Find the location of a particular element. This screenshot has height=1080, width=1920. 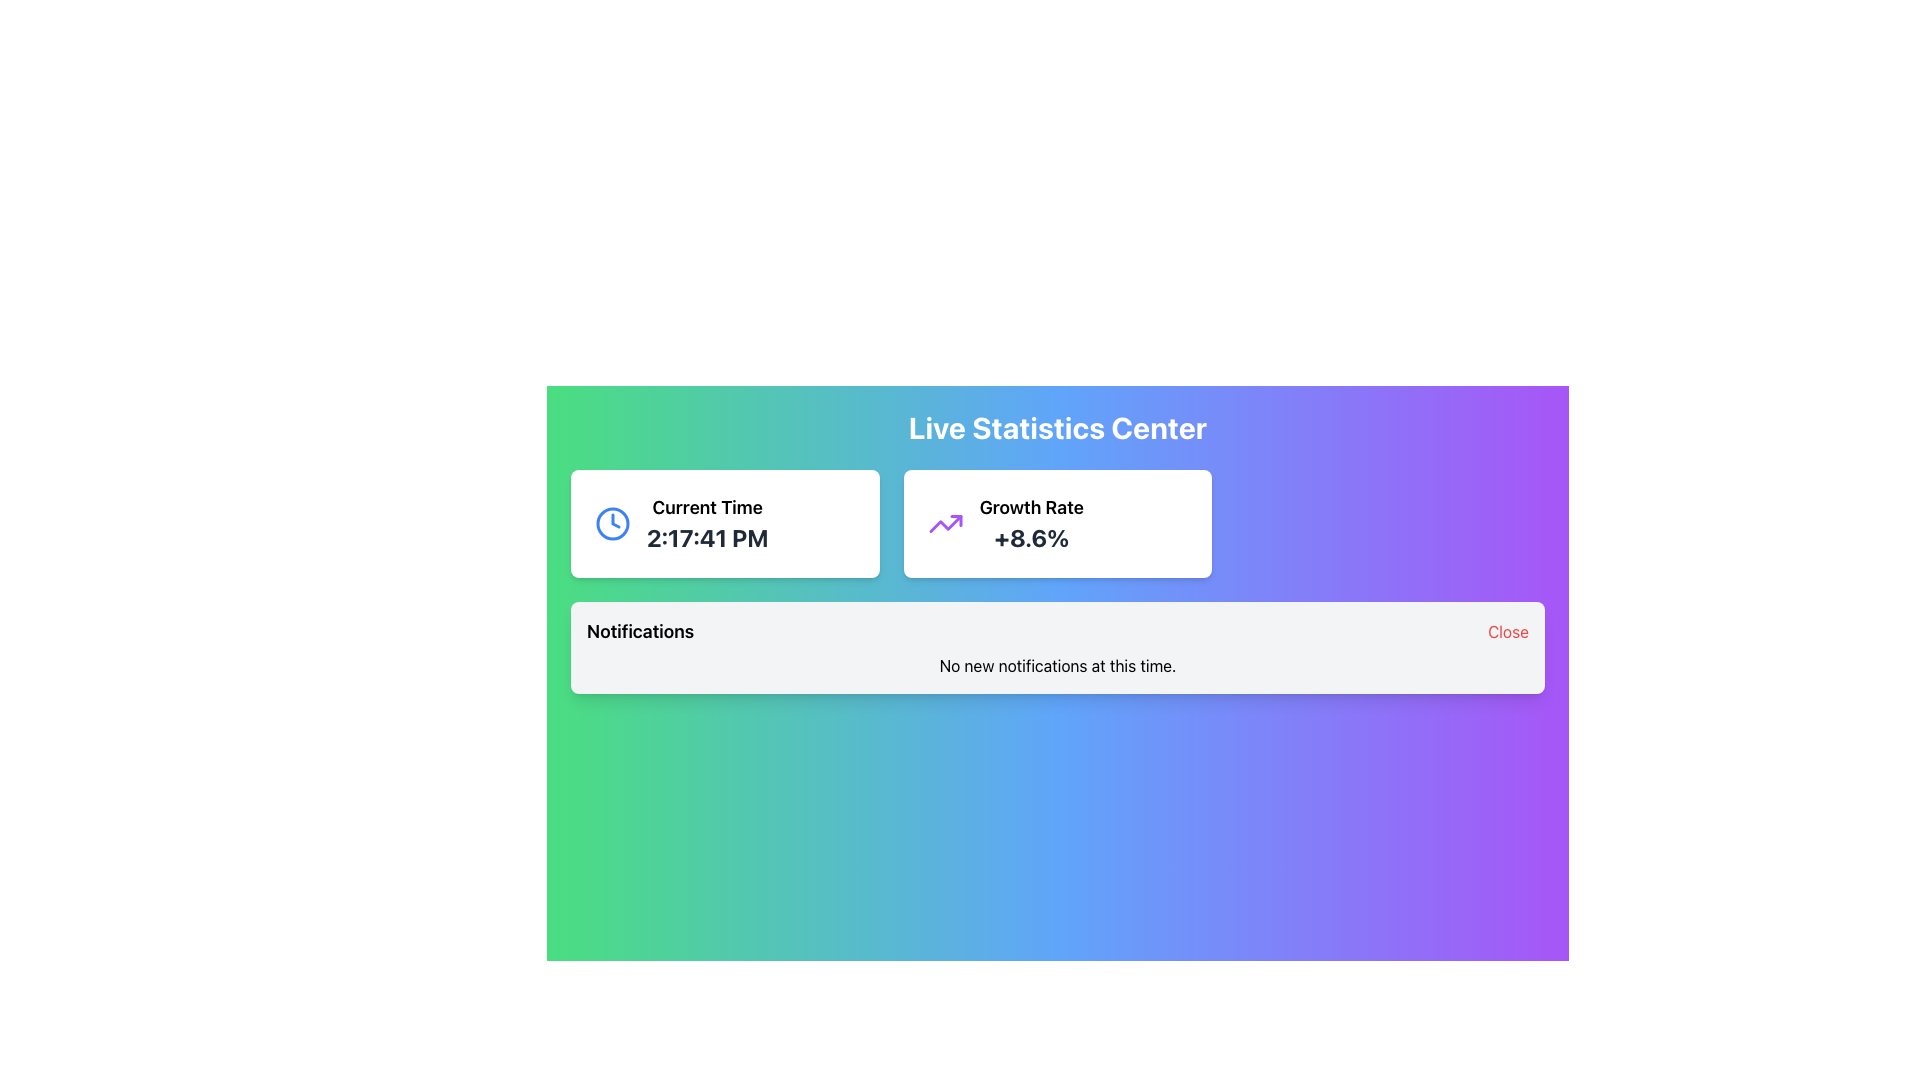

the Information Display Text element labeled 'Growth Rate' with the percentage '+8.6%' located in the top right part of the interface is located at coordinates (1031, 523).